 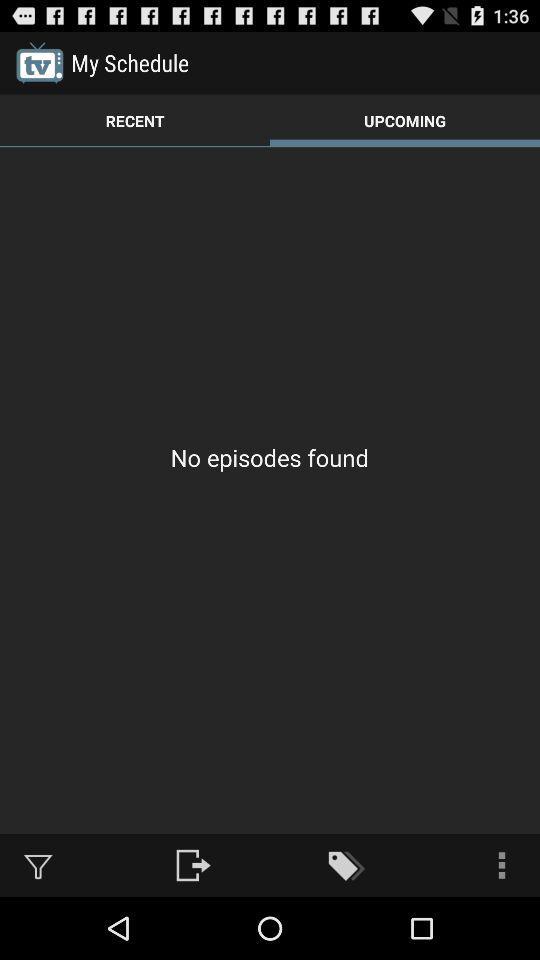 I want to click on the item next to recent icon, so click(x=405, y=120).